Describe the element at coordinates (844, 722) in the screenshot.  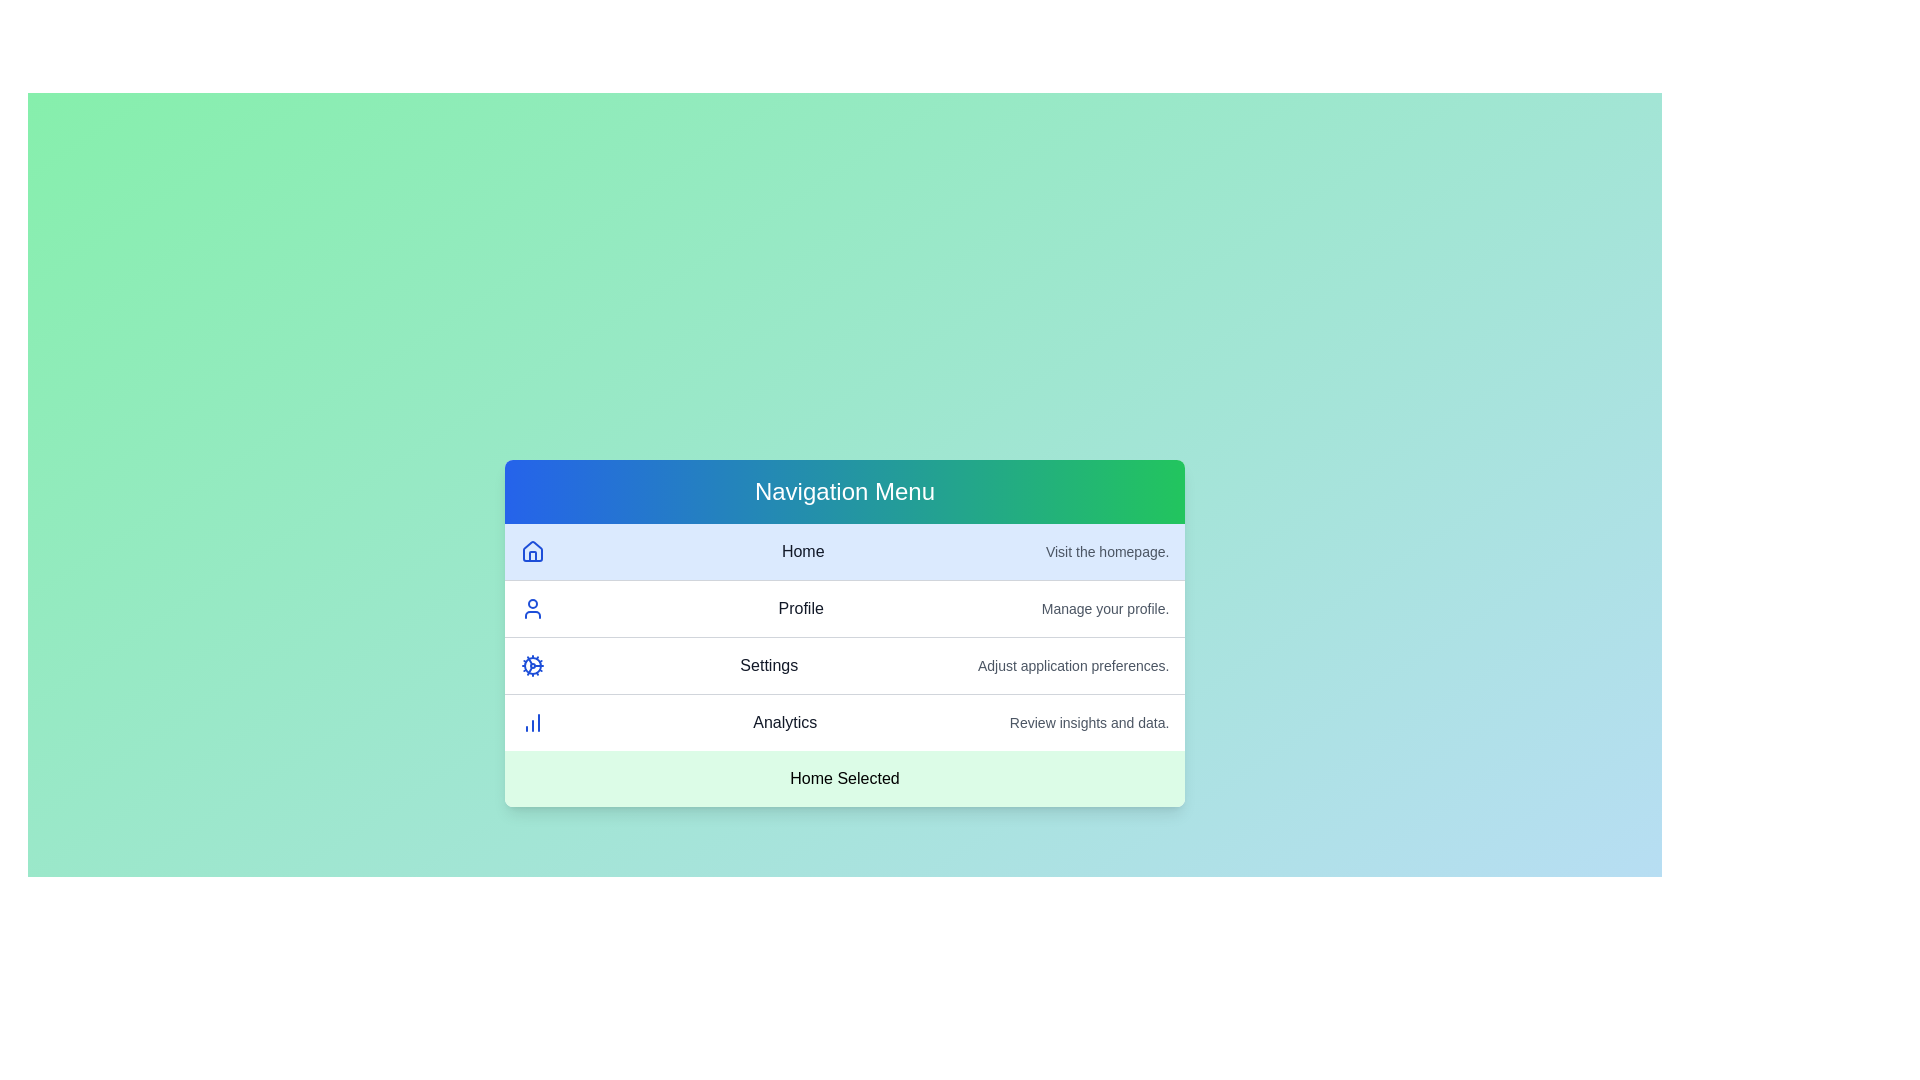
I see `the menu item labeled Analytics to select it` at that location.